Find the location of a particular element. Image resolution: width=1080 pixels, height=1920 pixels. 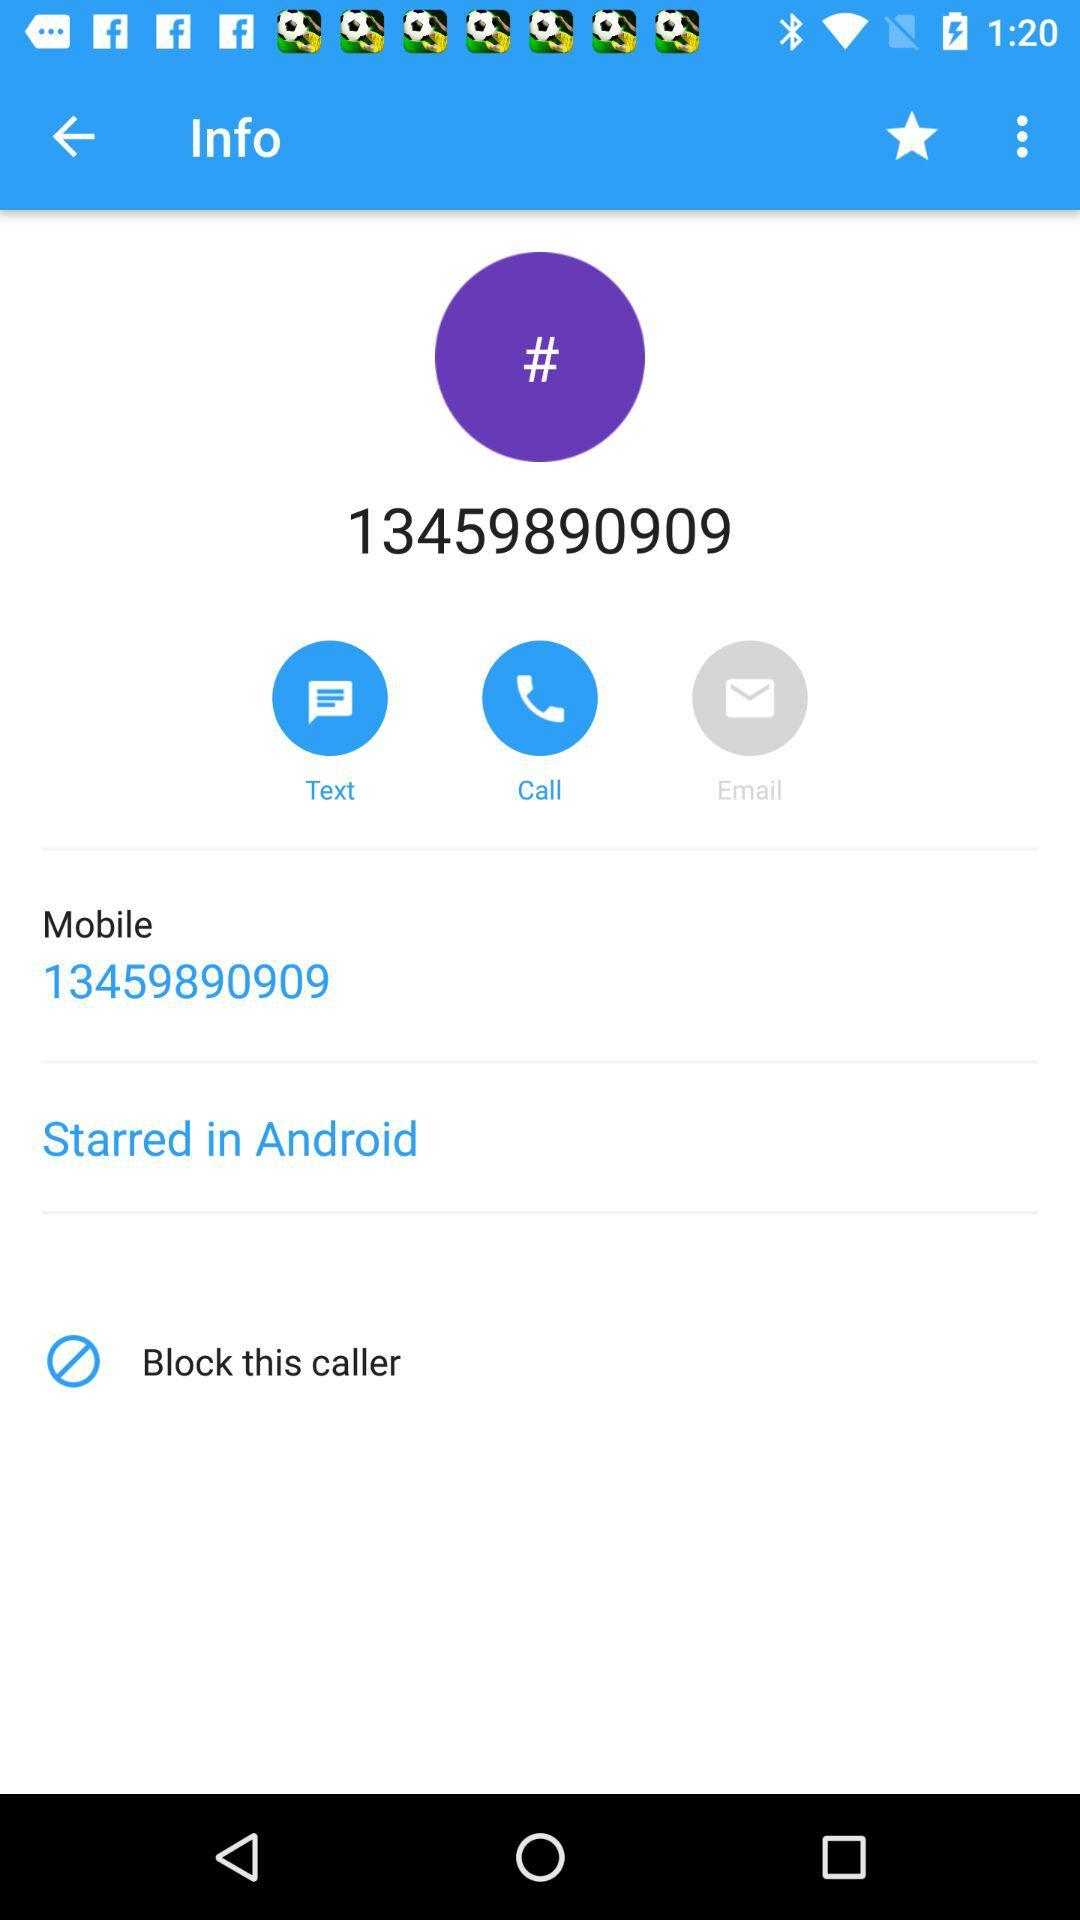

the item to the left of info icon is located at coordinates (72, 135).